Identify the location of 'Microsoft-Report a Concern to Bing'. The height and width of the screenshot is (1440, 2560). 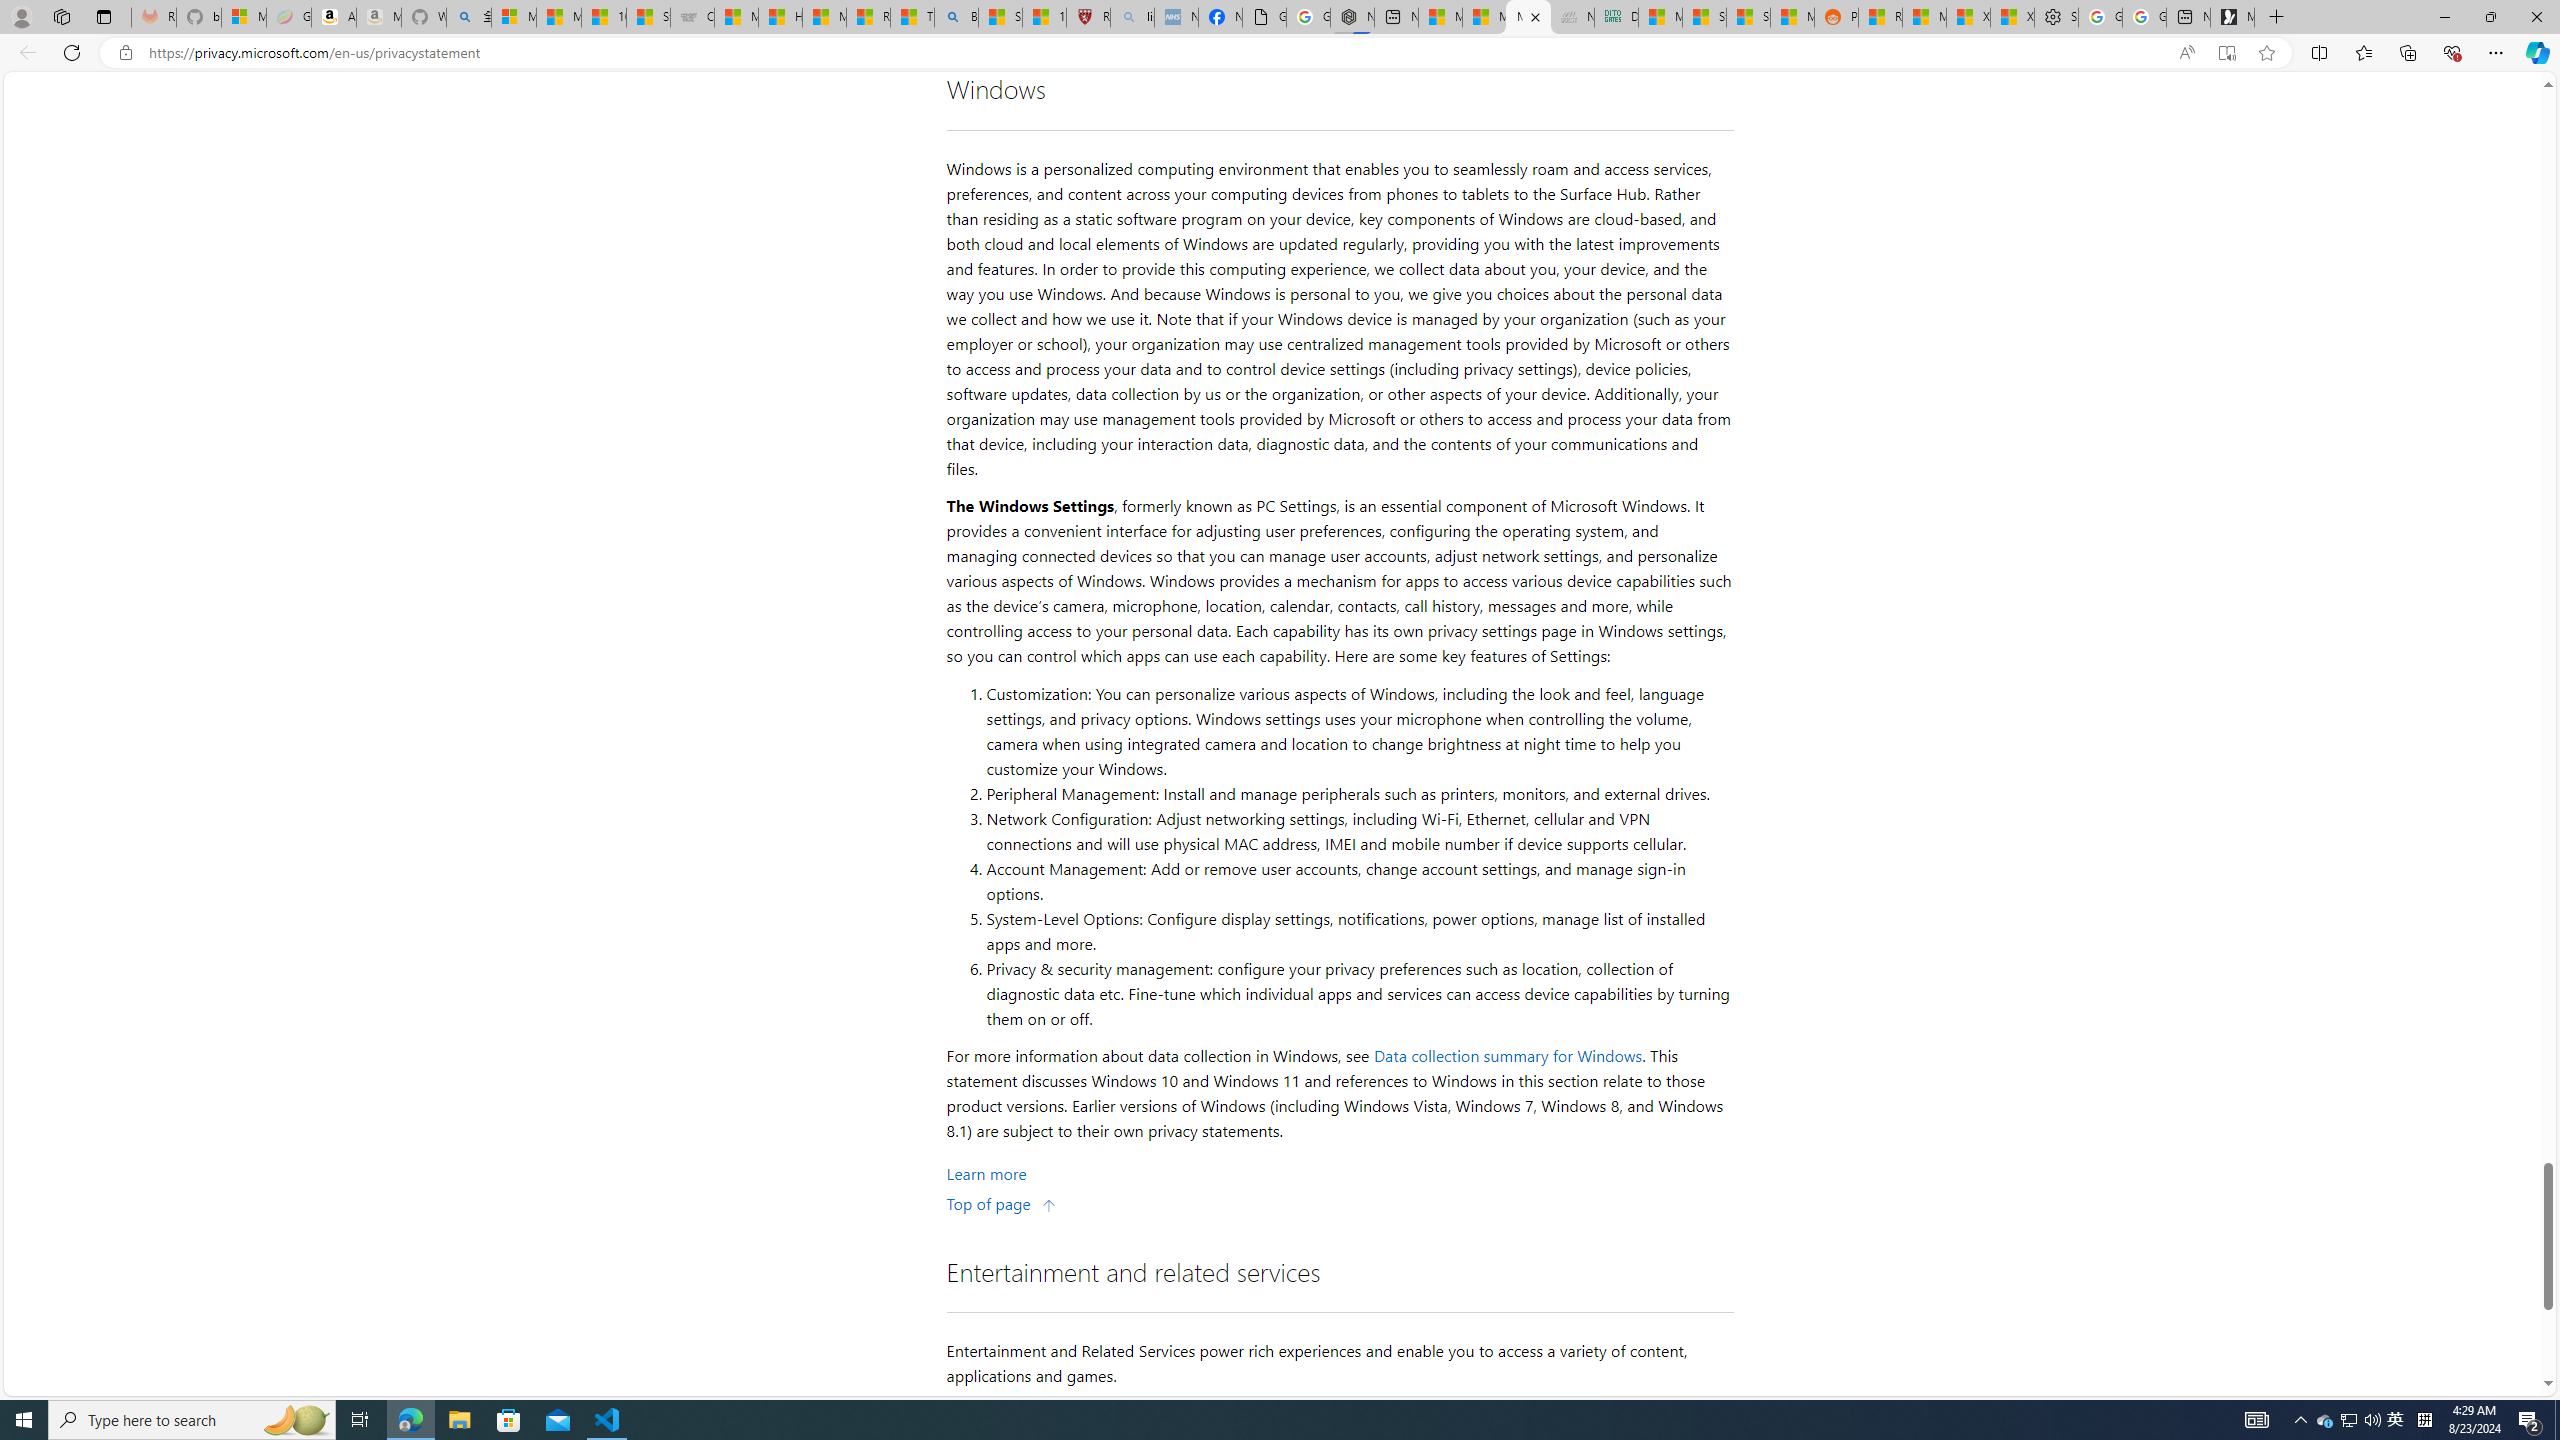
(242, 16).